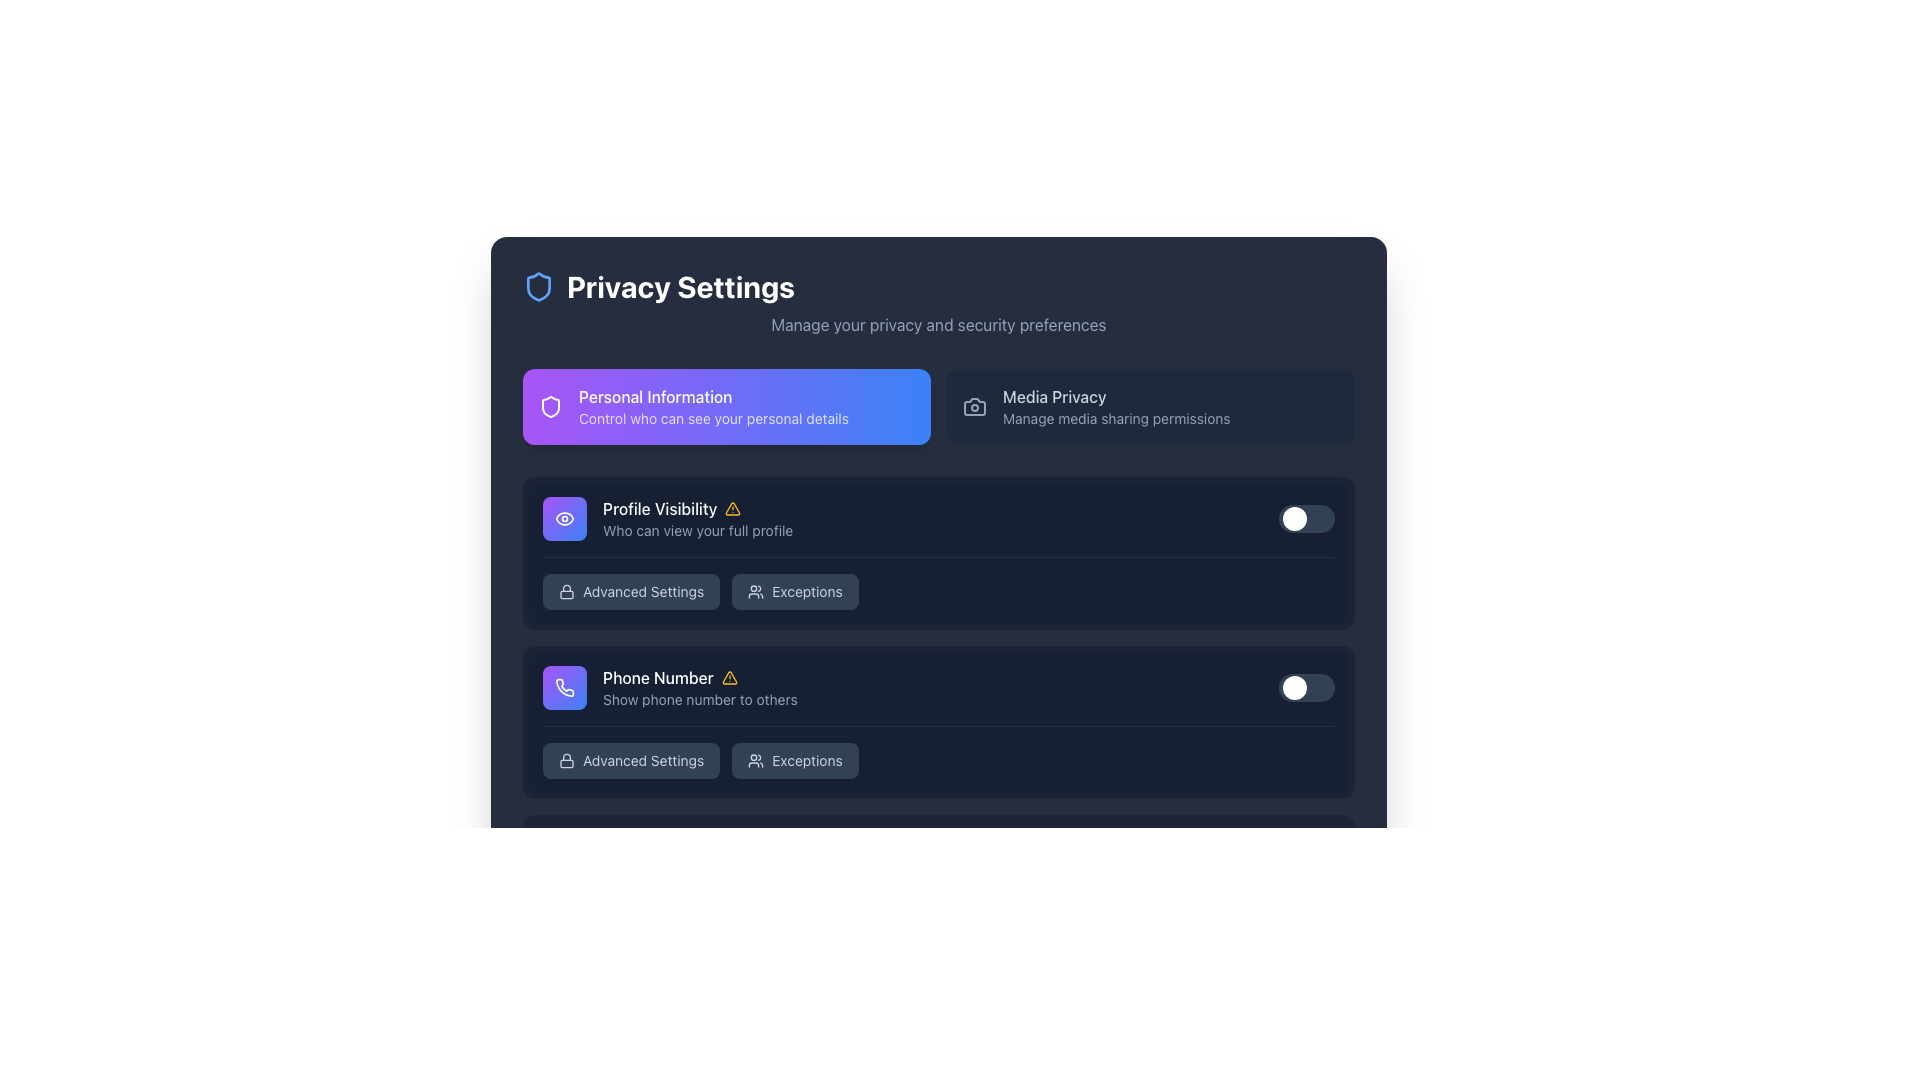 The height and width of the screenshot is (1080, 1920). What do you see at coordinates (700, 698) in the screenshot?
I see `the text label that reads 'Show phone number to others', styled in light gray, located below the 'Phone Number' section heading` at bounding box center [700, 698].